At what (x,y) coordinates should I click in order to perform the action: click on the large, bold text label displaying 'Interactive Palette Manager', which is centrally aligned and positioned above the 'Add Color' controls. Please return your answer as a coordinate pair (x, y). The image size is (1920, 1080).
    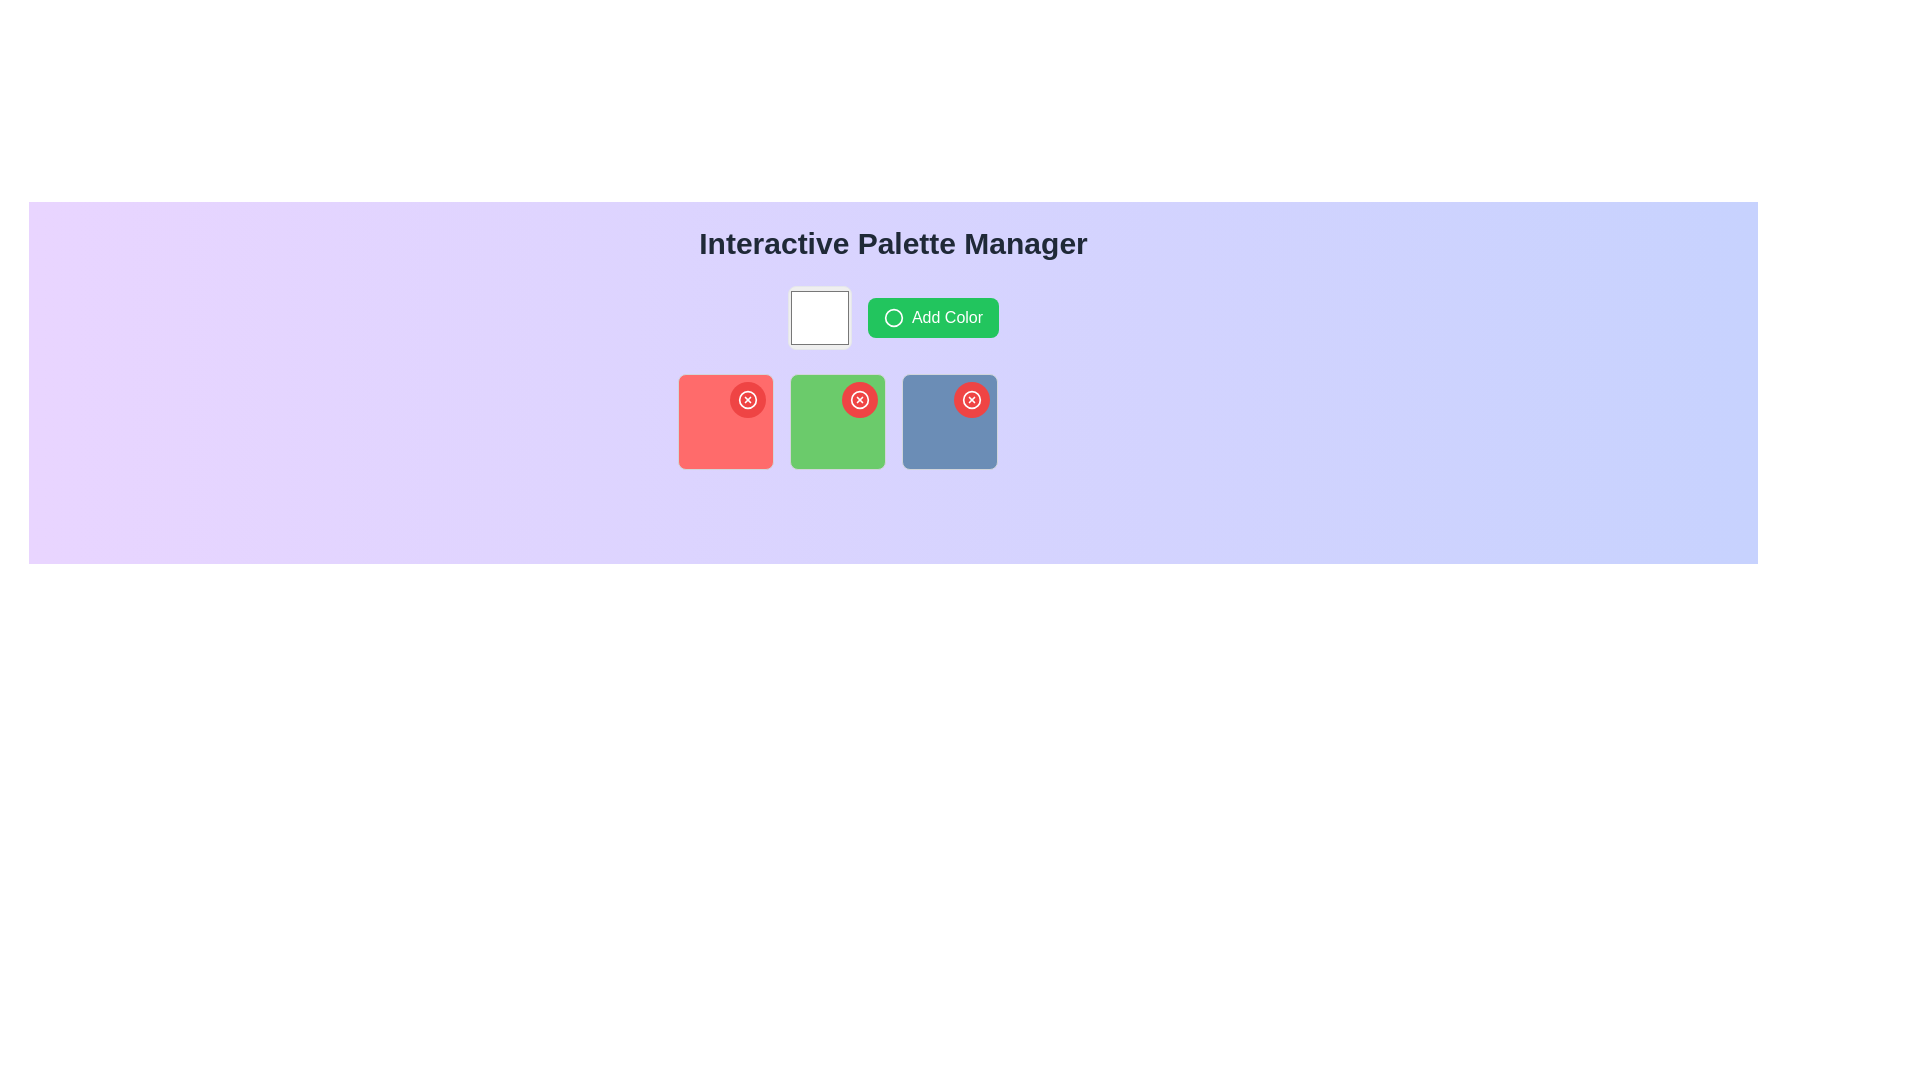
    Looking at the image, I should click on (892, 242).